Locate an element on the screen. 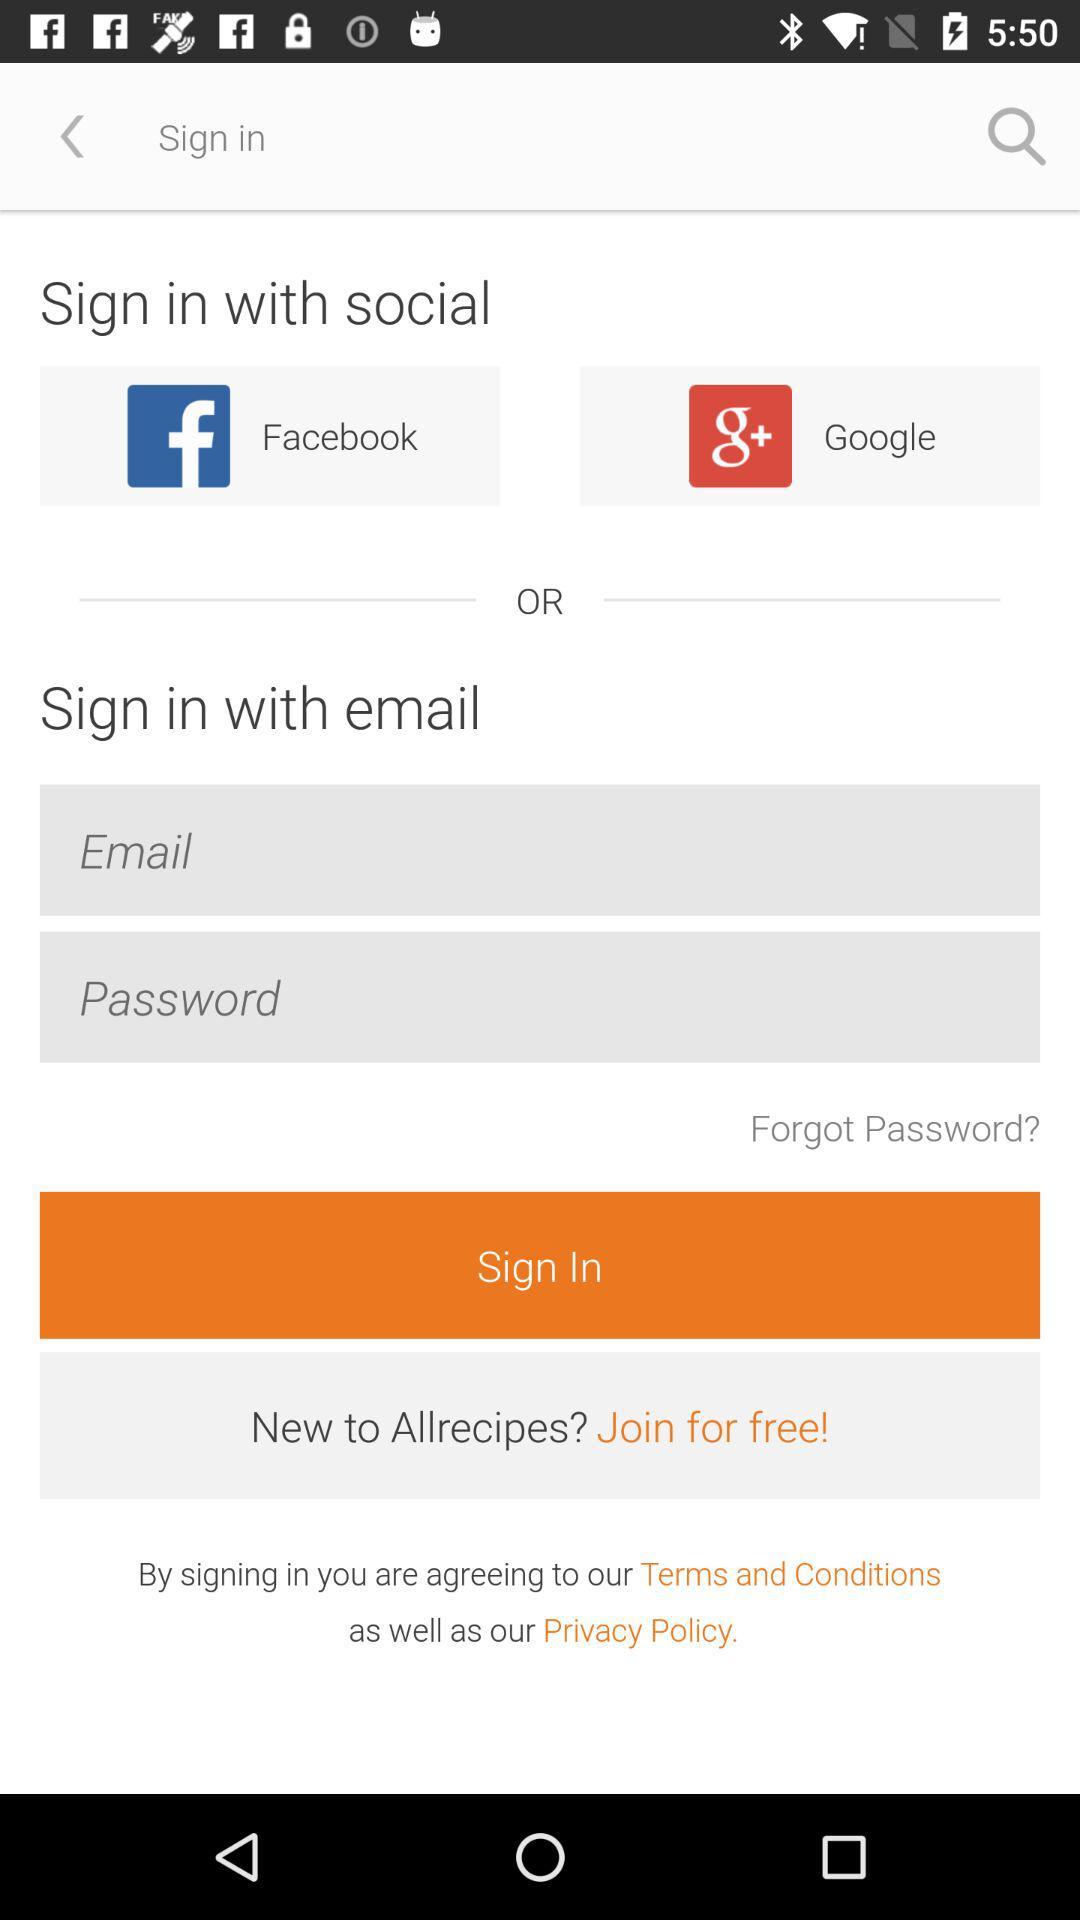  item above the sign in with is located at coordinates (1017, 135).